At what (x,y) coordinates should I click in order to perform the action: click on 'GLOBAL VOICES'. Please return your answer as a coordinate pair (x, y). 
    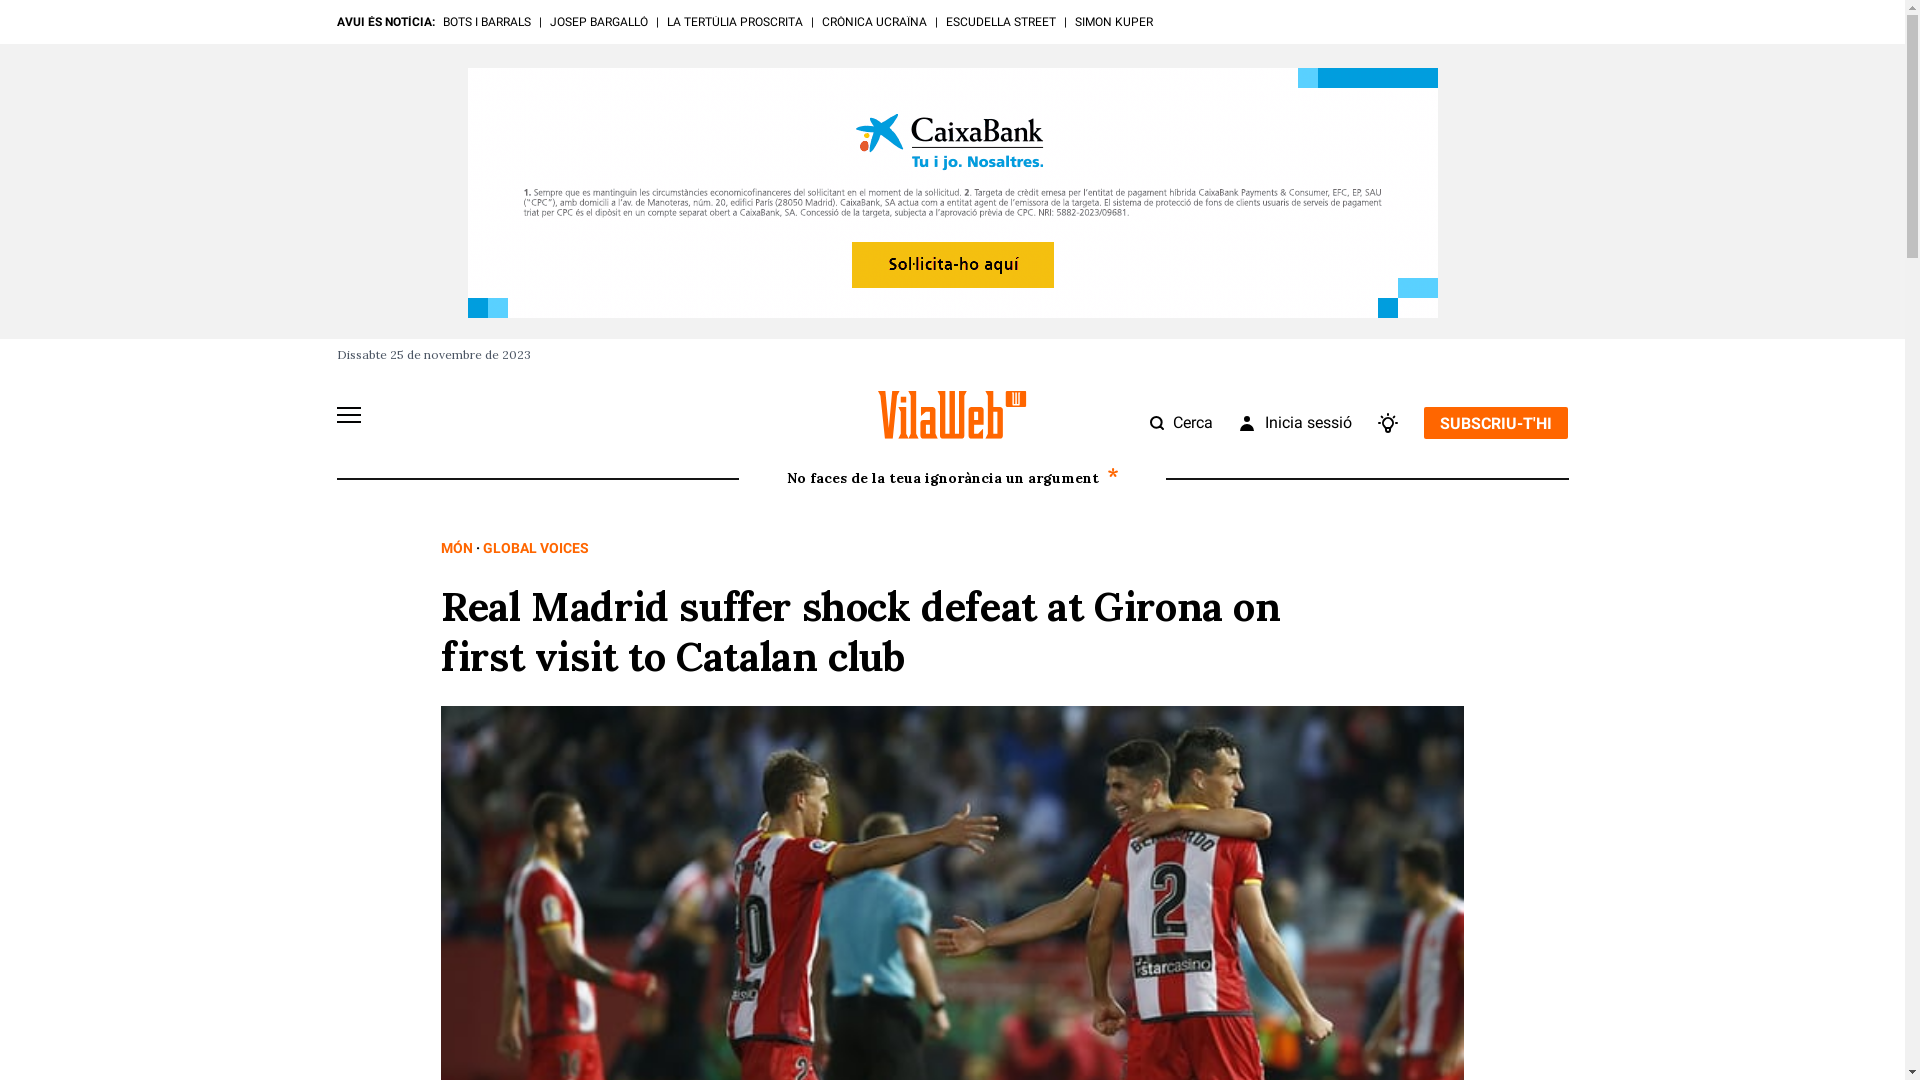
    Looking at the image, I should click on (483, 547).